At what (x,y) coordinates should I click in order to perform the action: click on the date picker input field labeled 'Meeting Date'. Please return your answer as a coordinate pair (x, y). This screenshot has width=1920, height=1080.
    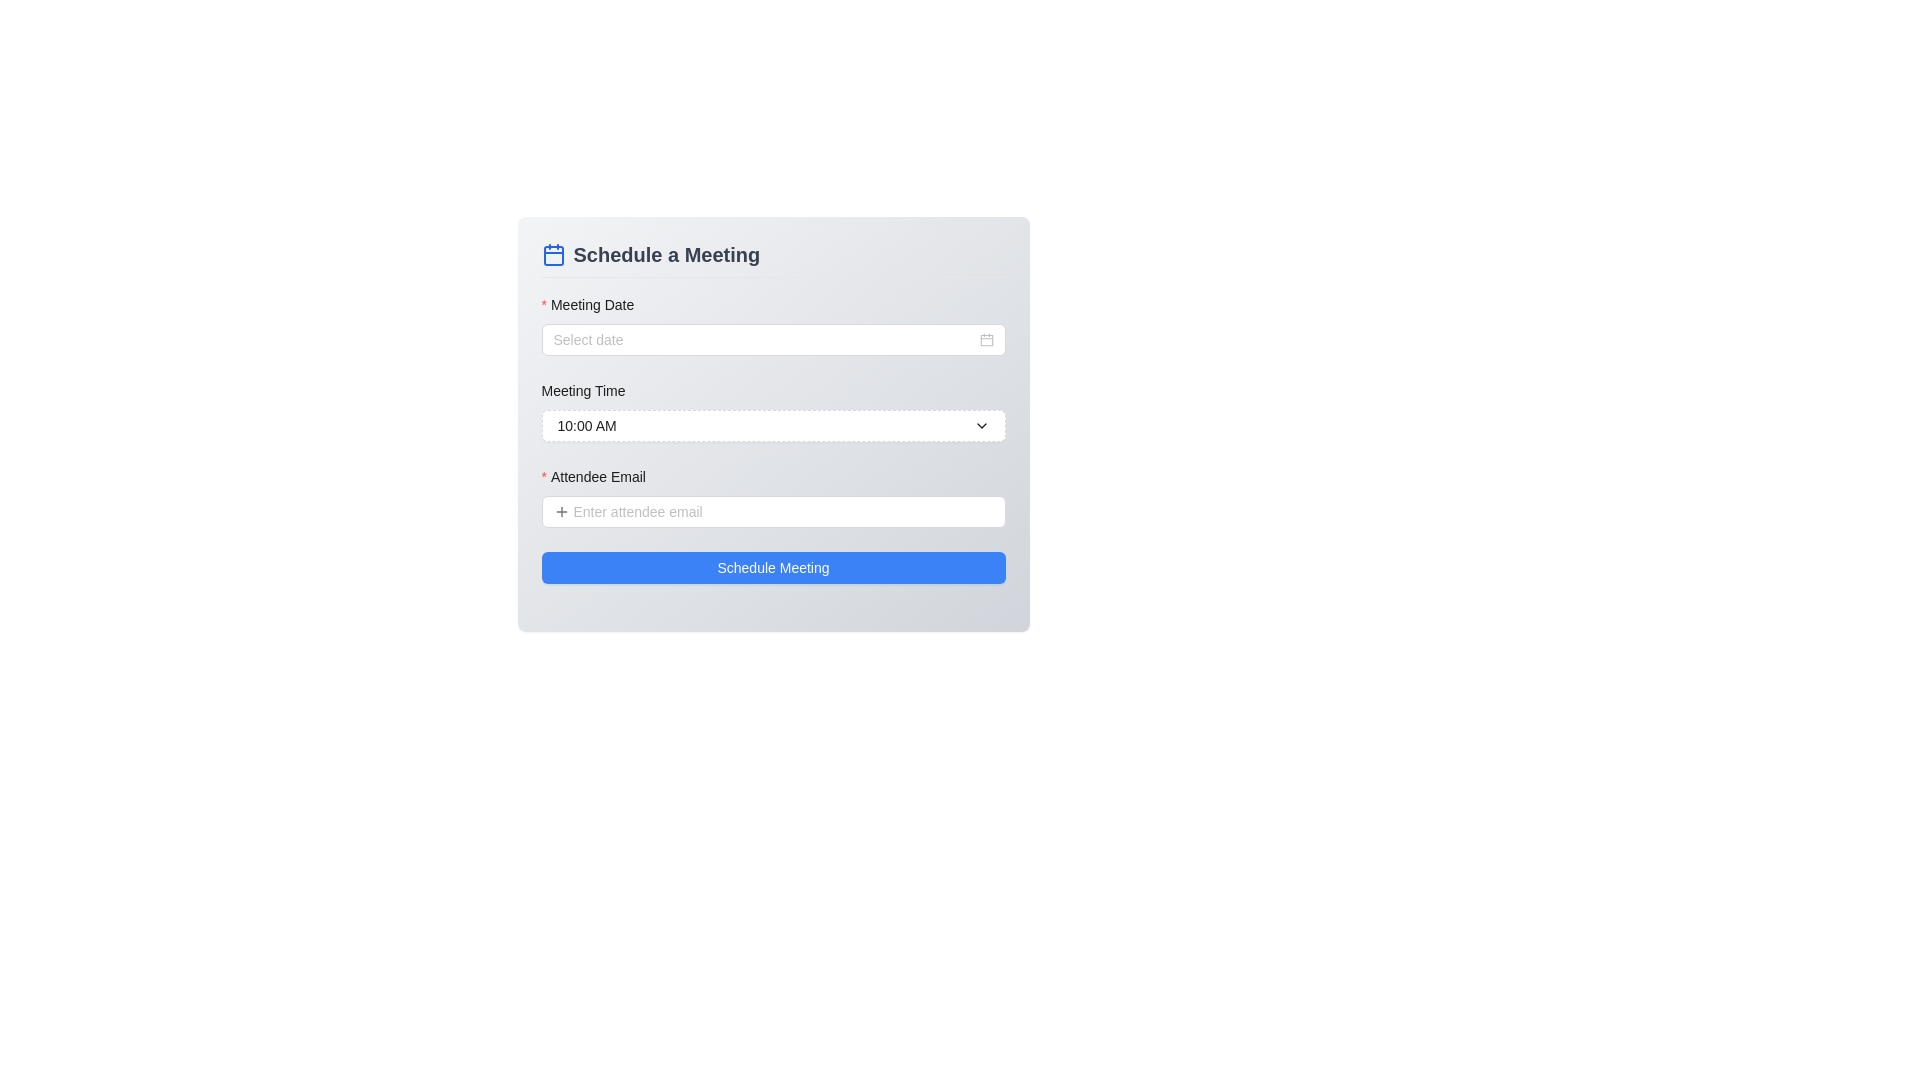
    Looking at the image, I should click on (772, 338).